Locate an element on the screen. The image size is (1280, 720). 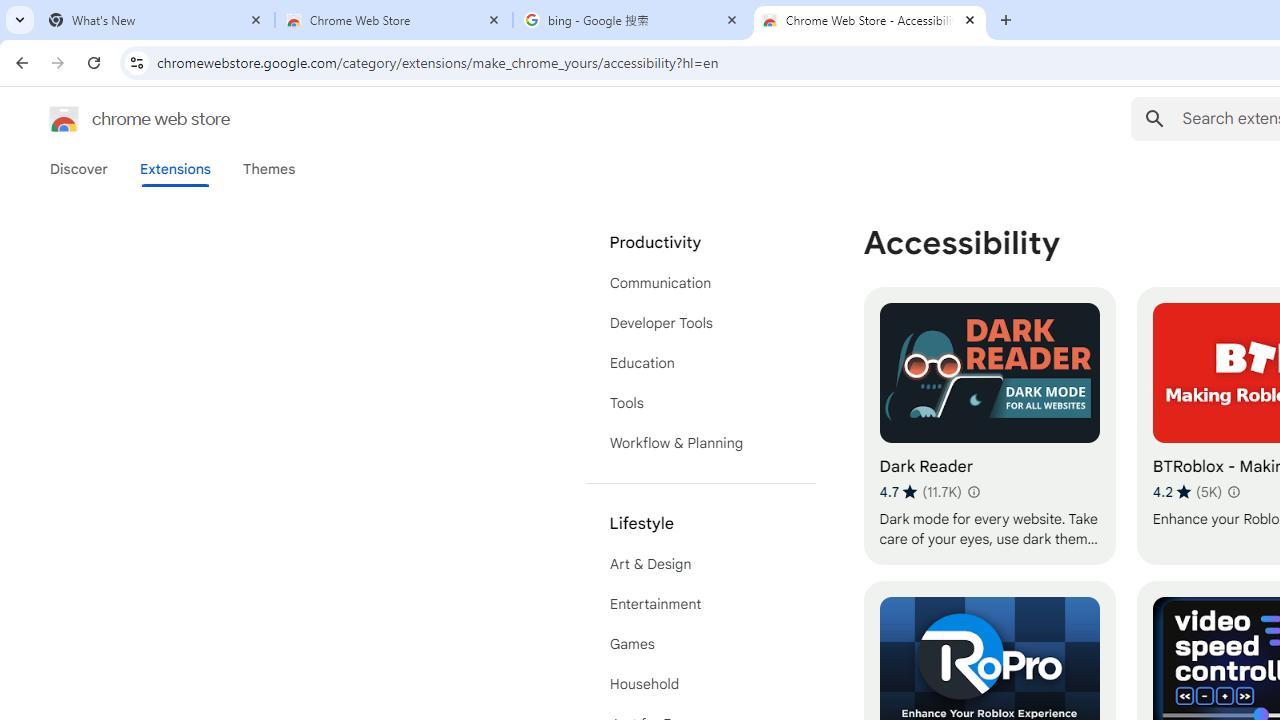
'Games' is located at coordinates (700, 644).